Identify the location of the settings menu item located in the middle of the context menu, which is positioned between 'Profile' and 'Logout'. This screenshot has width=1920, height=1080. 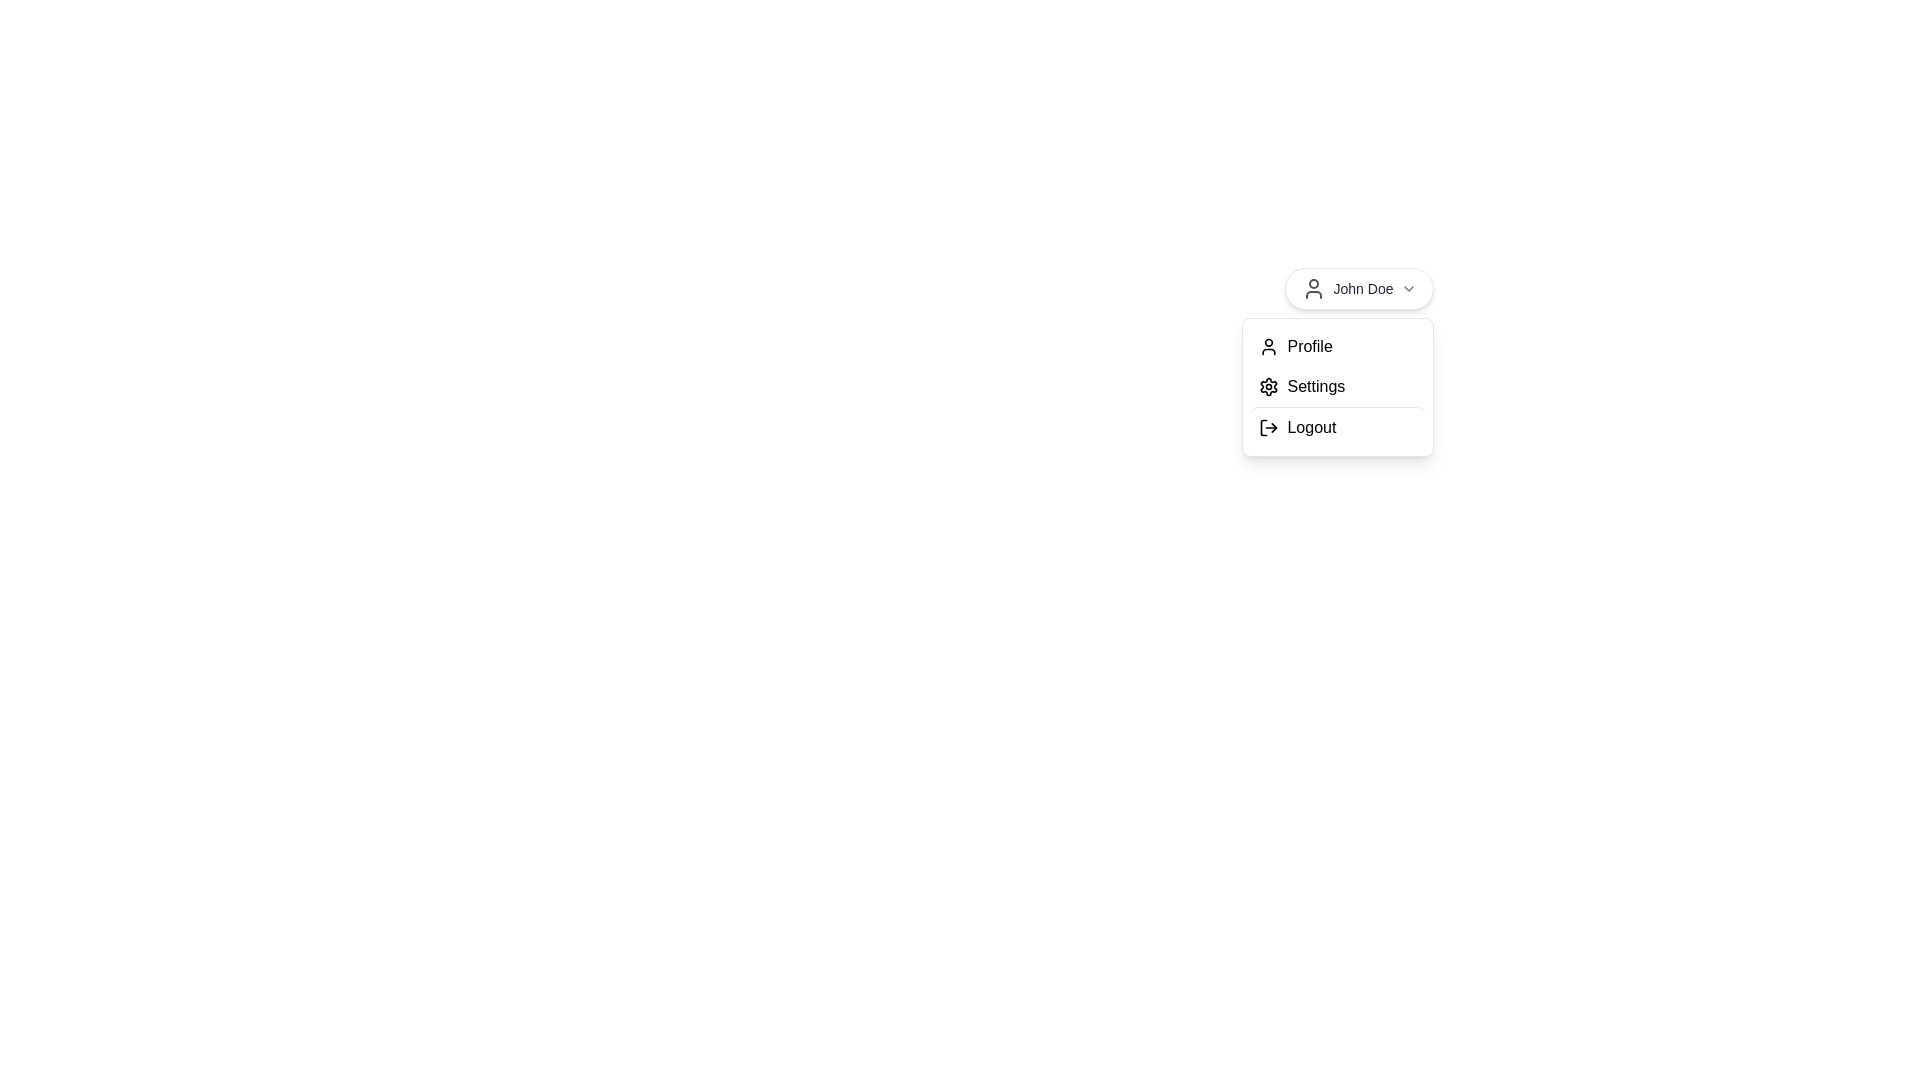
(1338, 386).